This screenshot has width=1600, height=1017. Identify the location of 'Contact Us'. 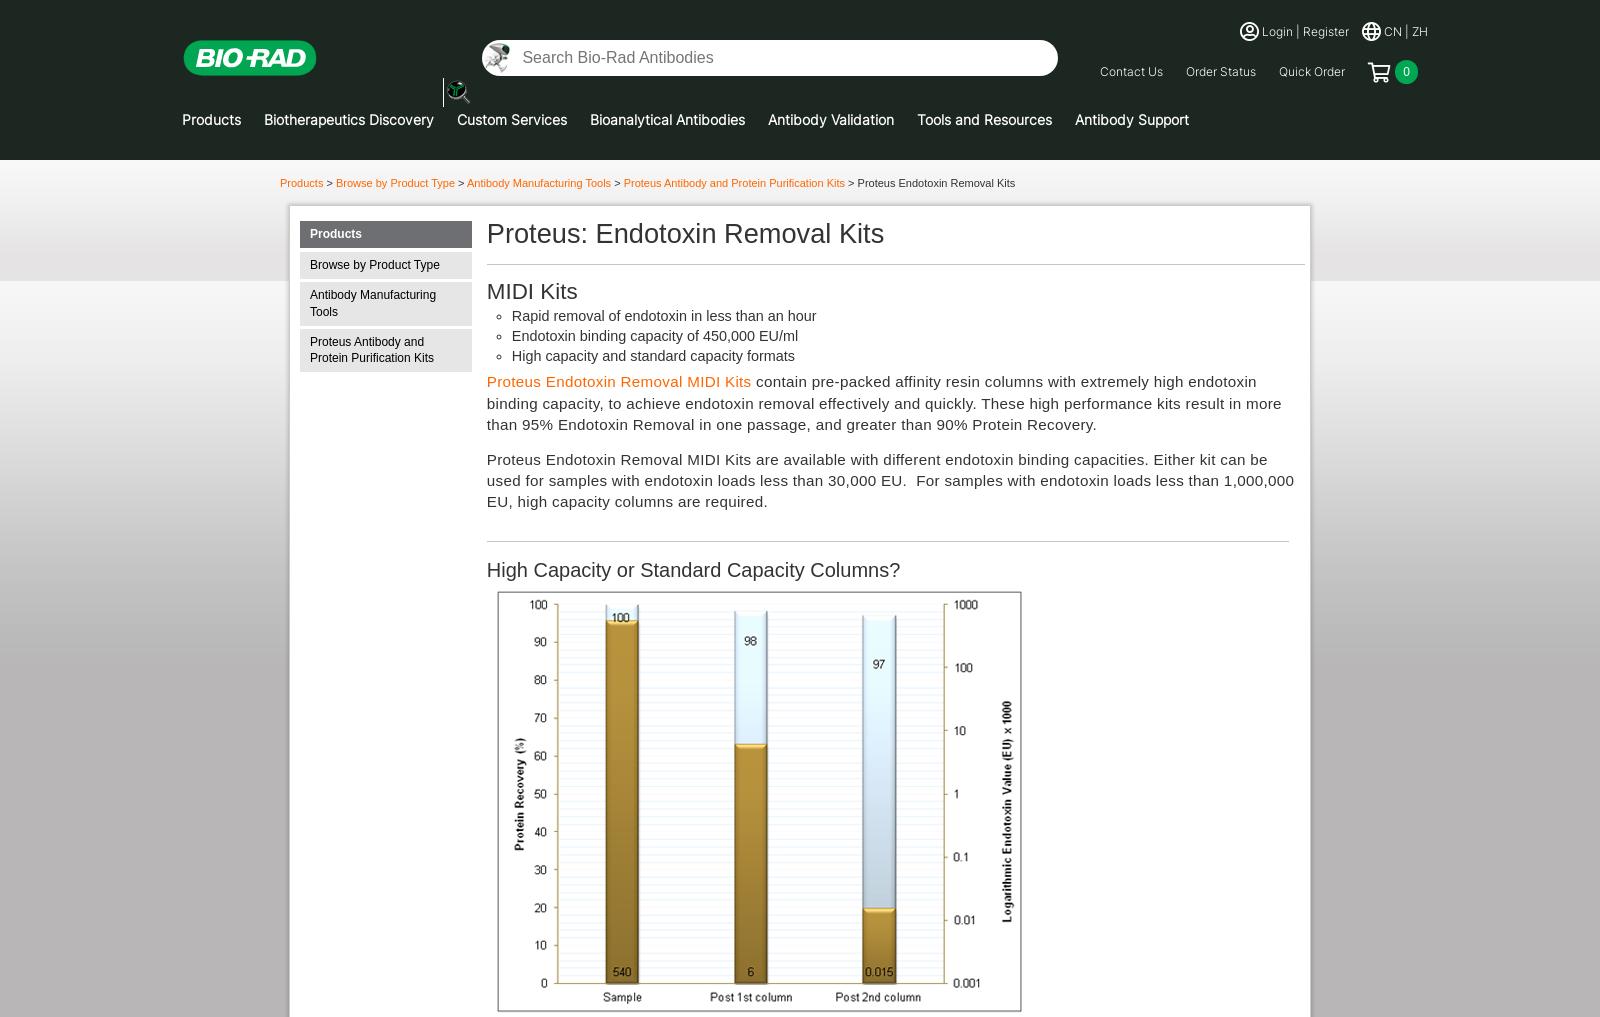
(1131, 71).